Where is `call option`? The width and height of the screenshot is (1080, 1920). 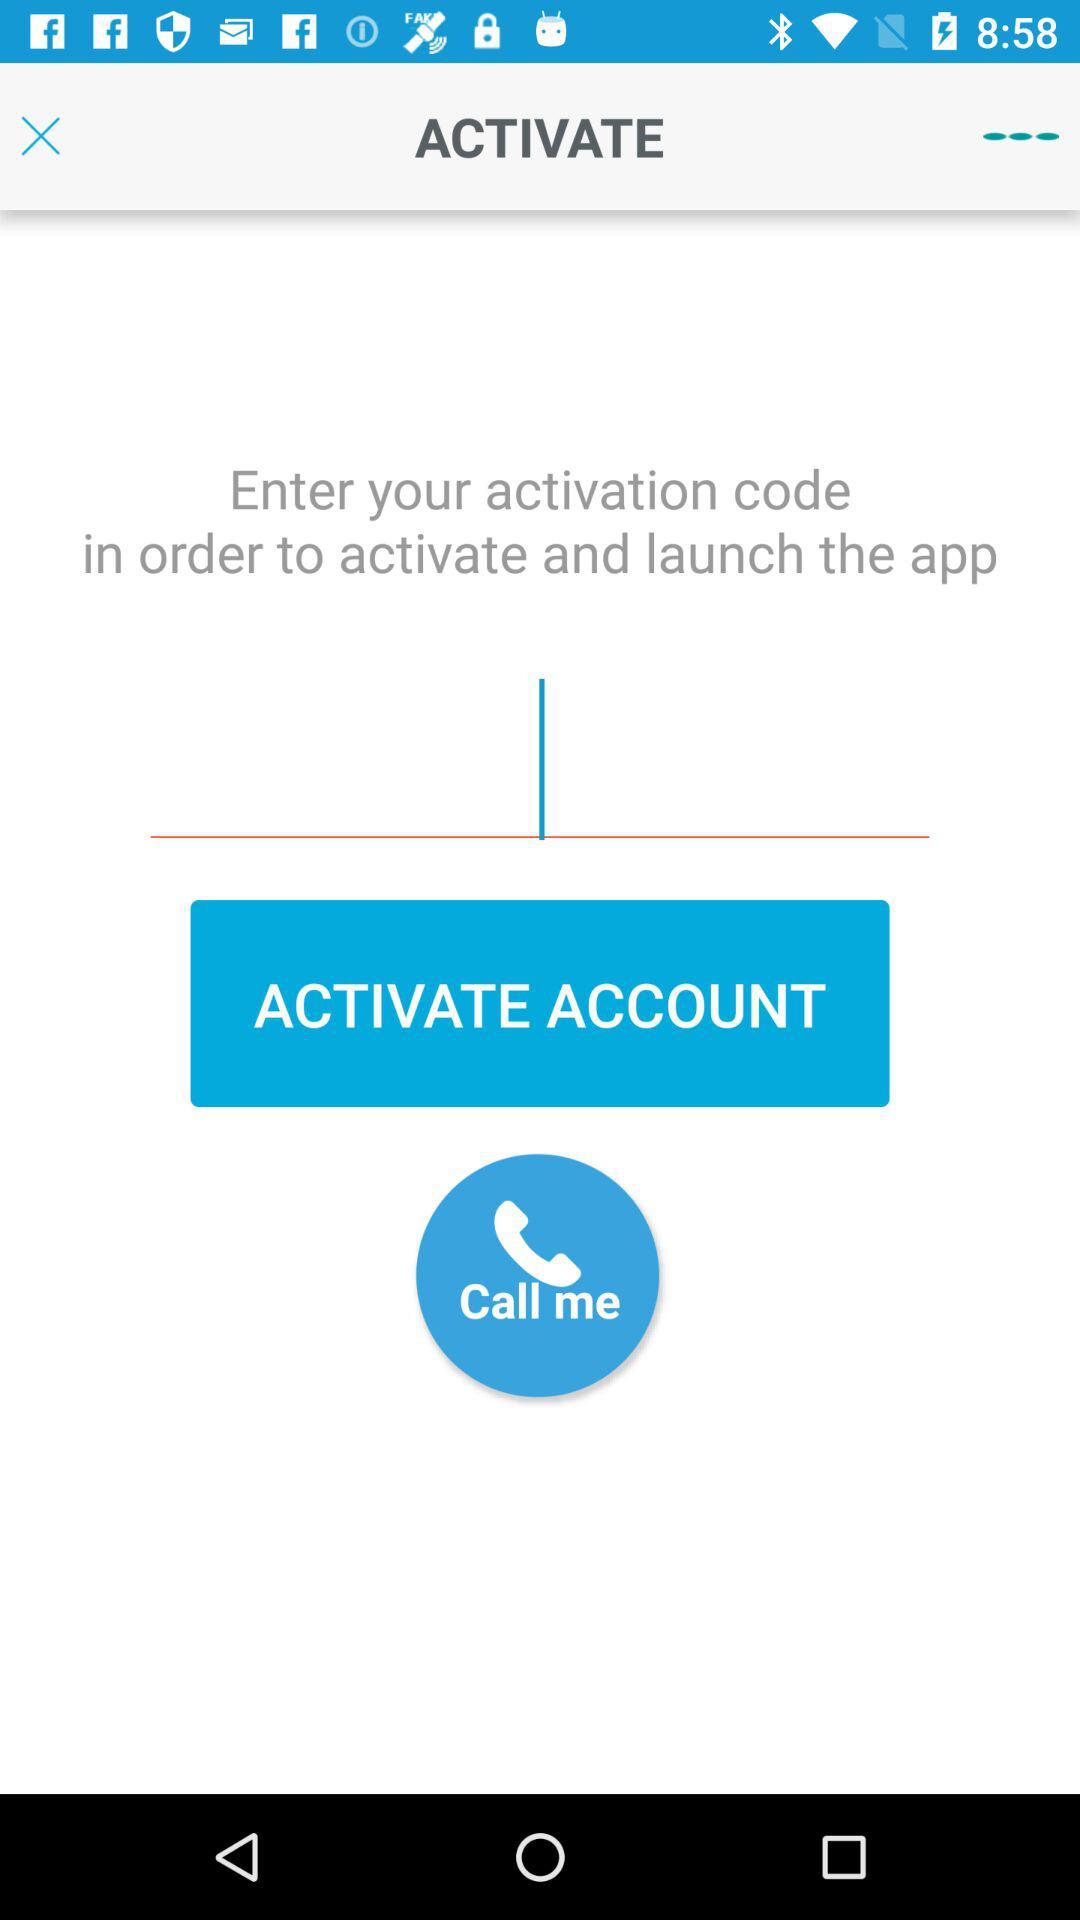
call option is located at coordinates (540, 1280).